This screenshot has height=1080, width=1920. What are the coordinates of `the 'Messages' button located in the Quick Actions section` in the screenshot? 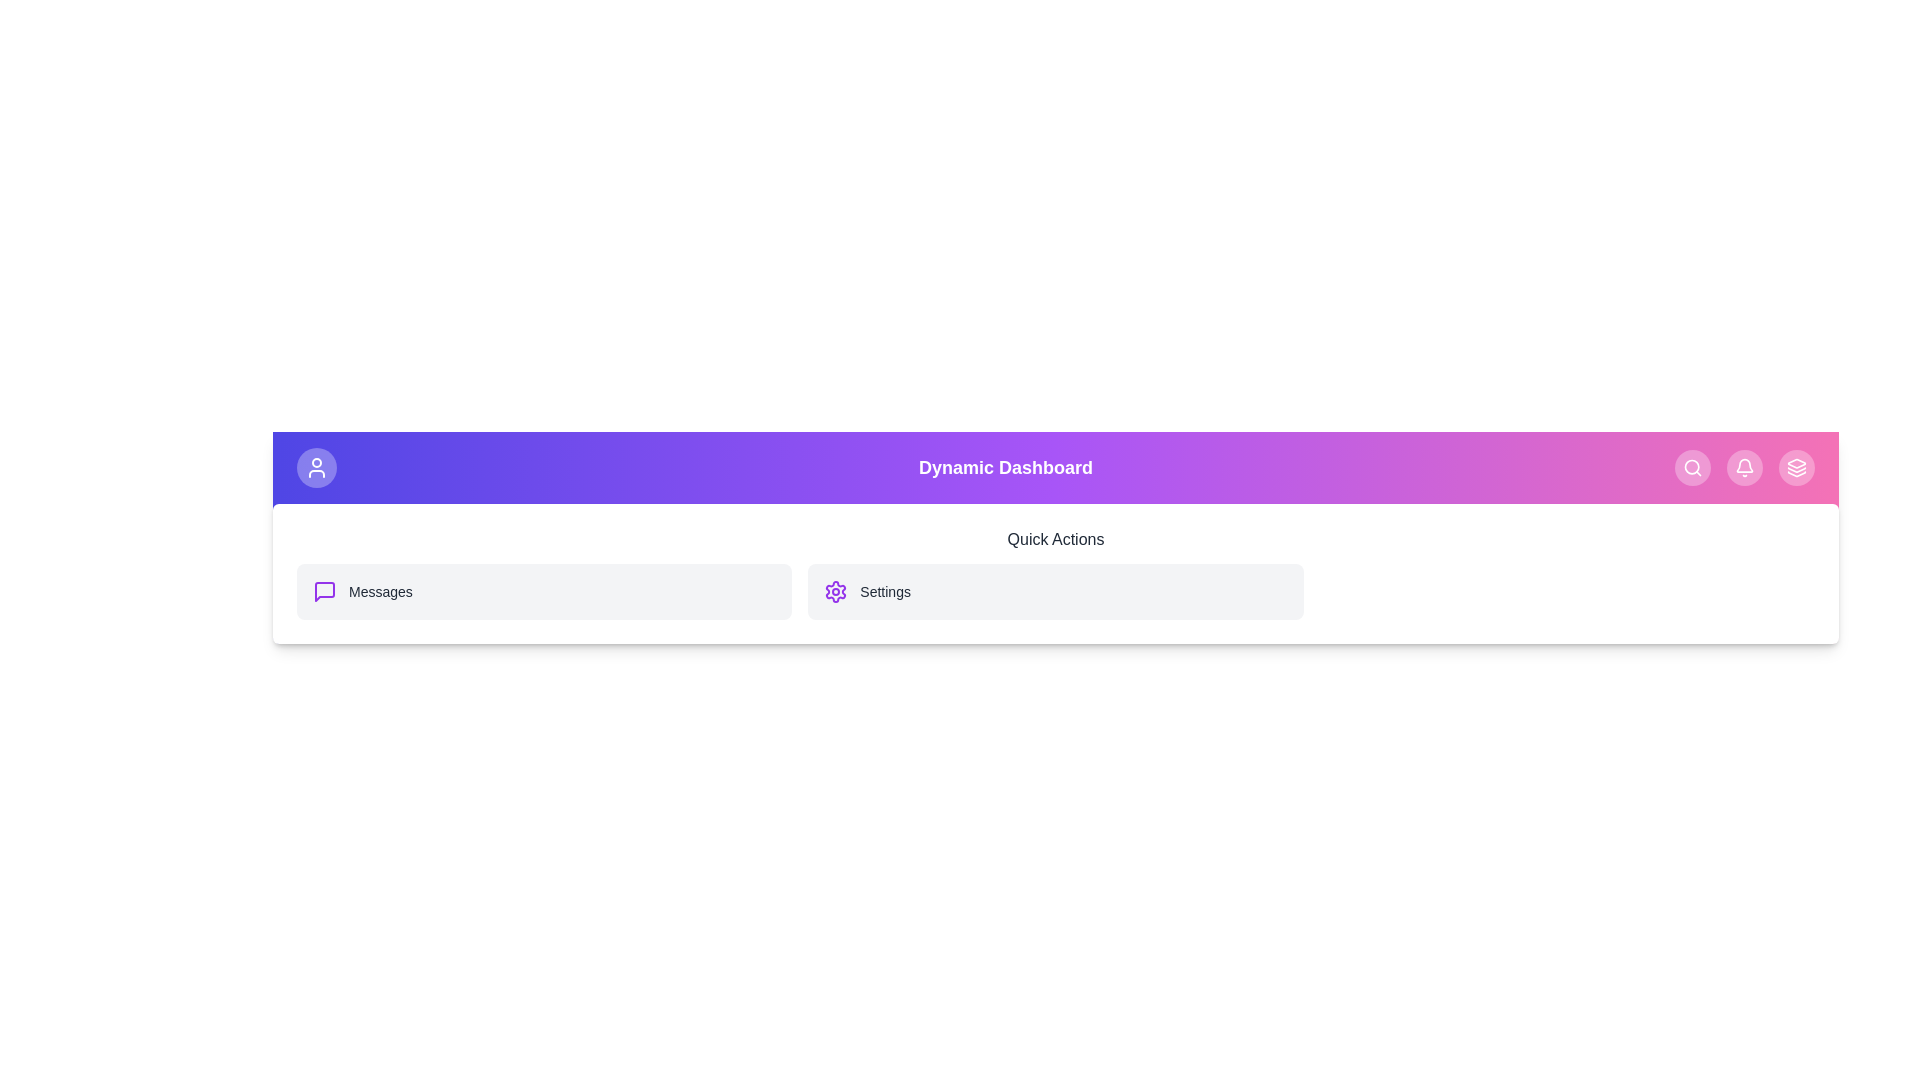 It's located at (544, 590).